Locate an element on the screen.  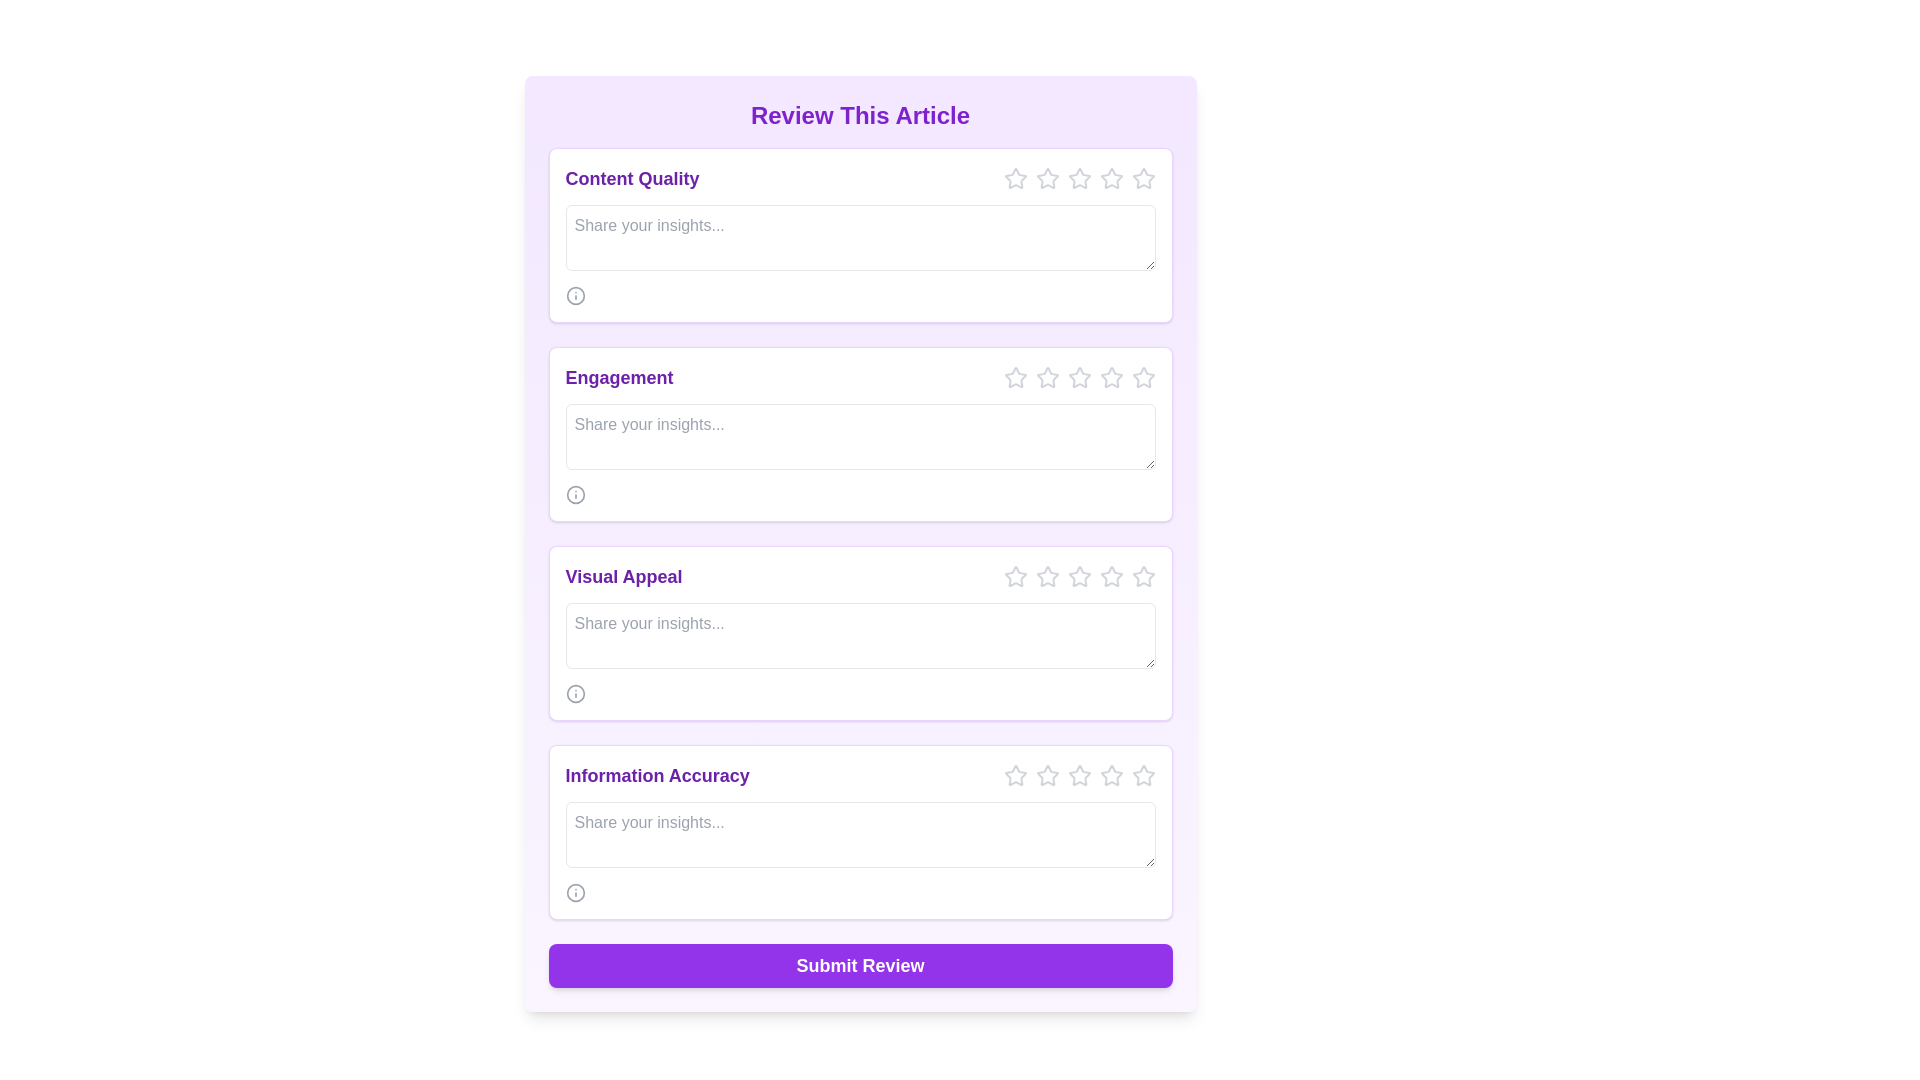
the fifth star-shaped icon in the sequence of star rating icons to rate the content quality is located at coordinates (1143, 177).